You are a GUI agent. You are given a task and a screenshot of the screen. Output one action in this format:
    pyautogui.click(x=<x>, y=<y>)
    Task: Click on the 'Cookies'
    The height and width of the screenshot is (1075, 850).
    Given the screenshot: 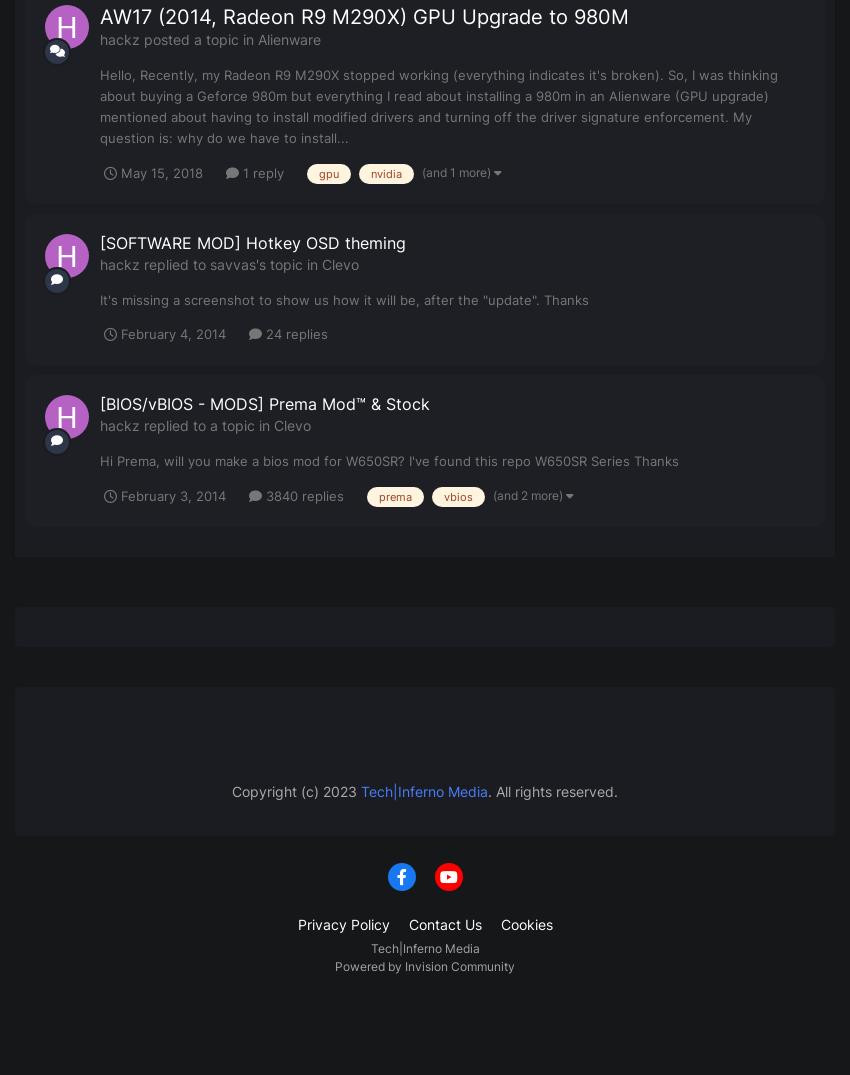 What is the action you would take?
    pyautogui.click(x=524, y=922)
    